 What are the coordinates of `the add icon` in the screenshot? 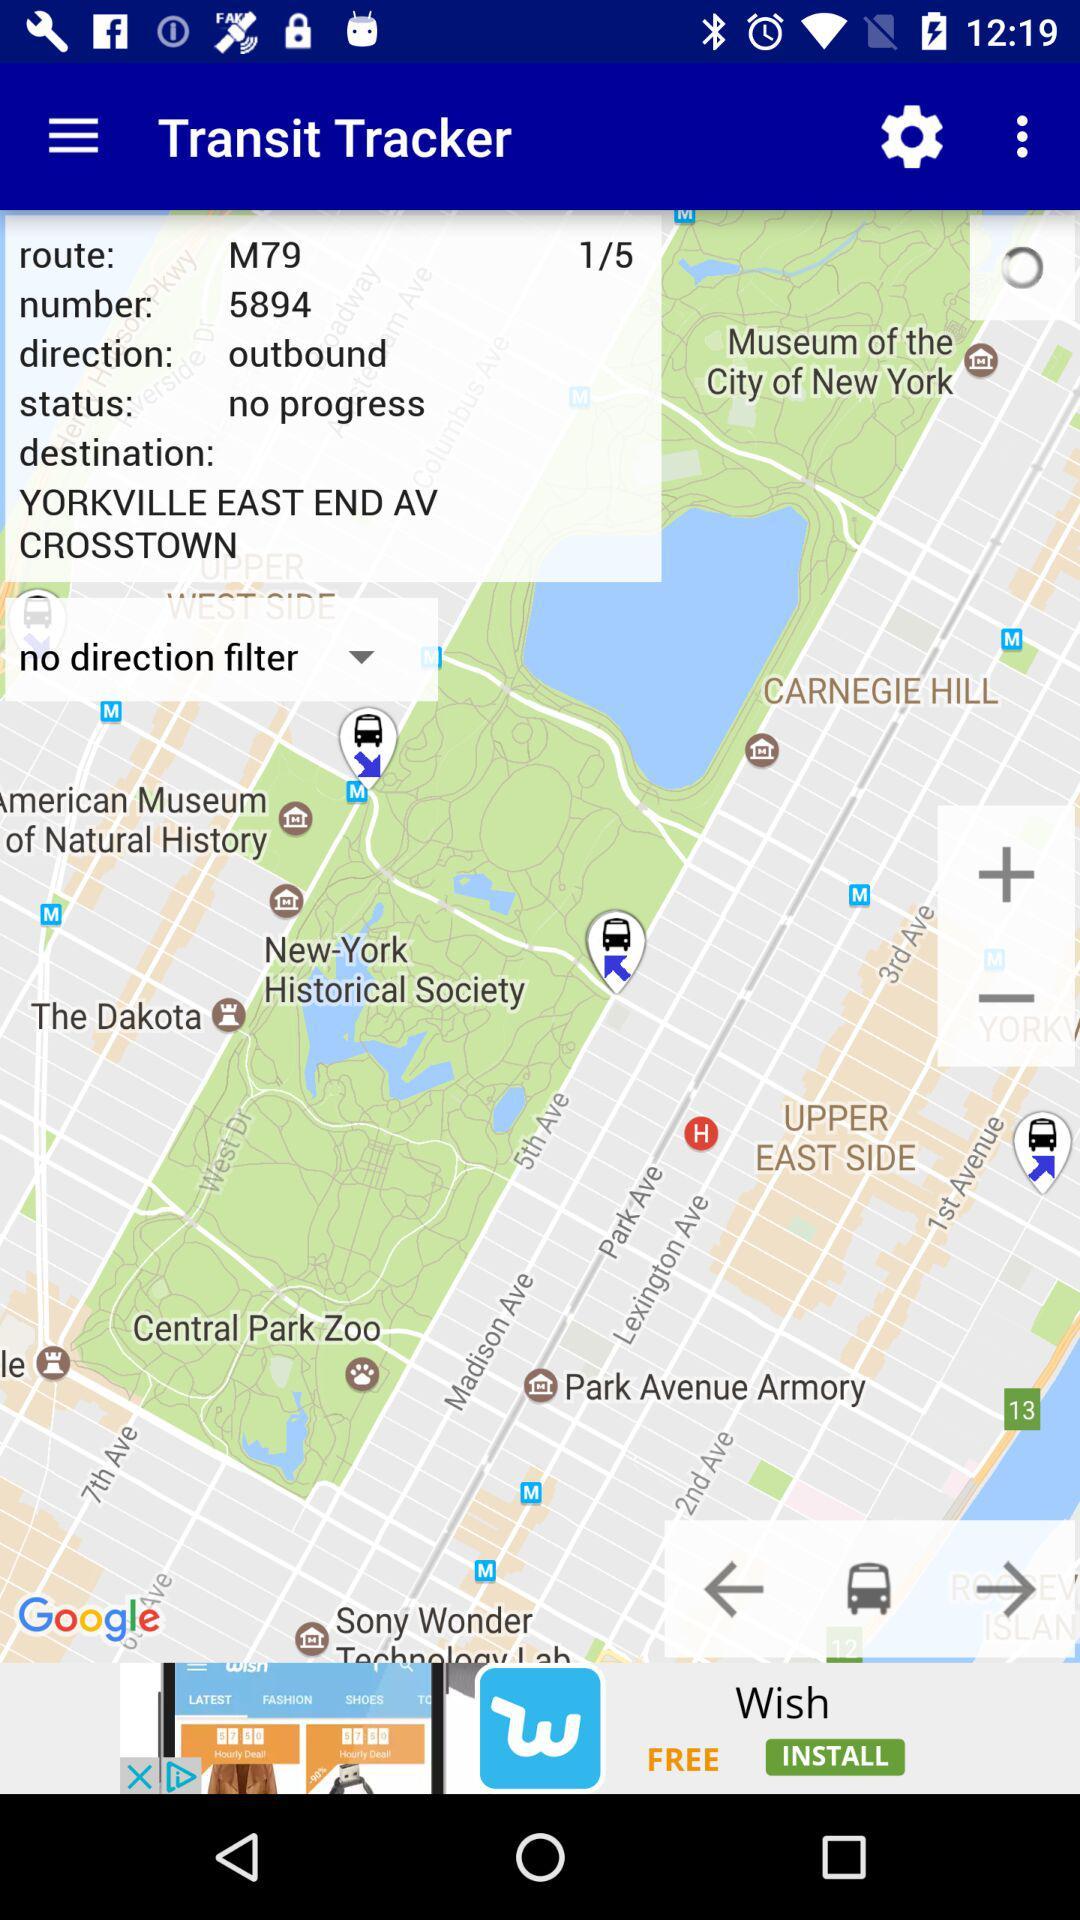 It's located at (1006, 874).